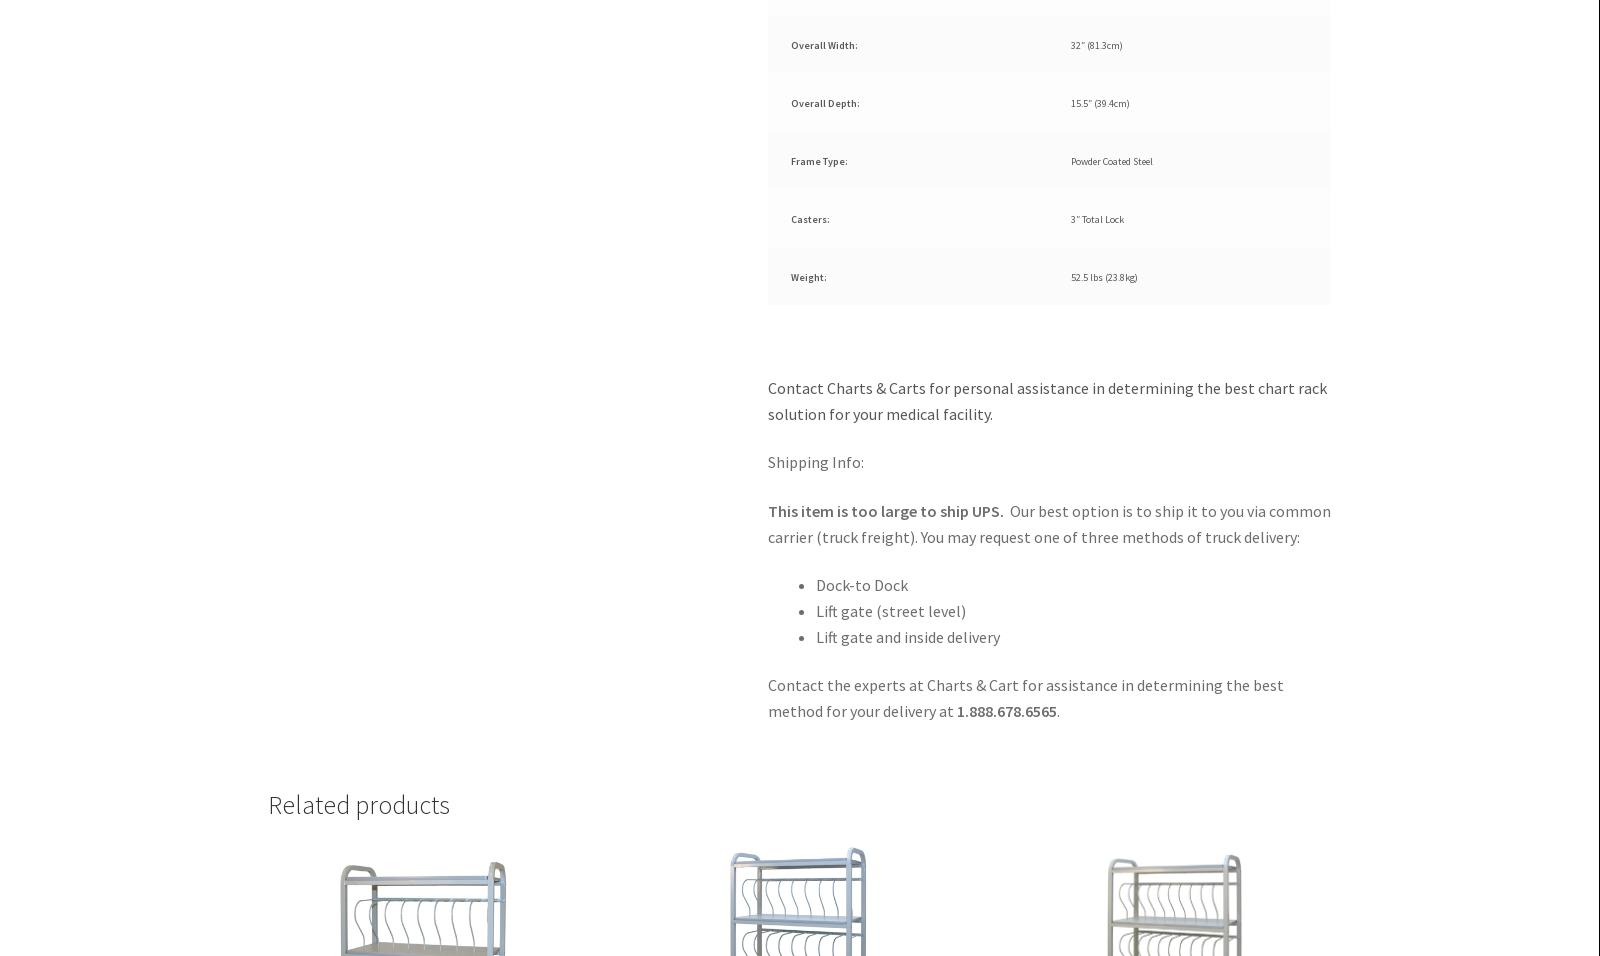 The image size is (1600, 956). Describe the element at coordinates (856, 102) in the screenshot. I see `':'` at that location.